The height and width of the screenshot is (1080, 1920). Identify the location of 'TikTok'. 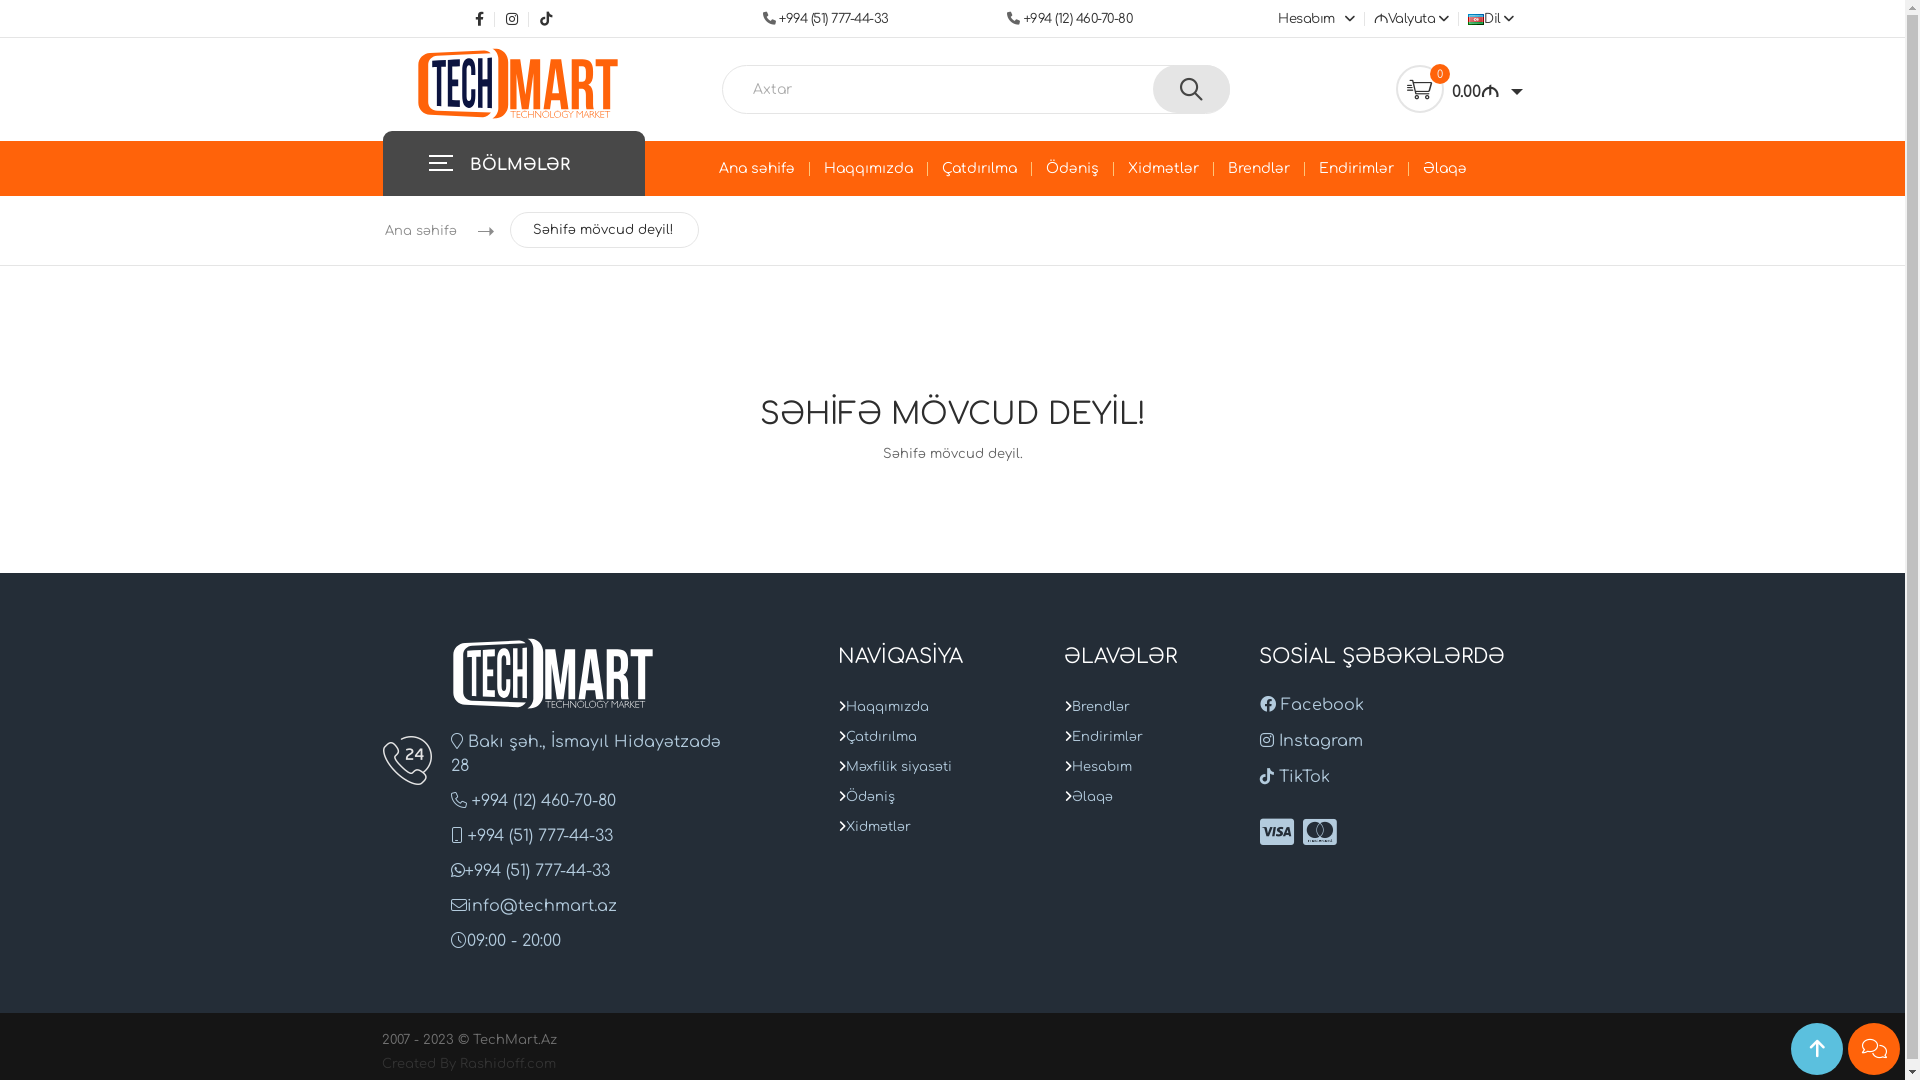
(542, 19).